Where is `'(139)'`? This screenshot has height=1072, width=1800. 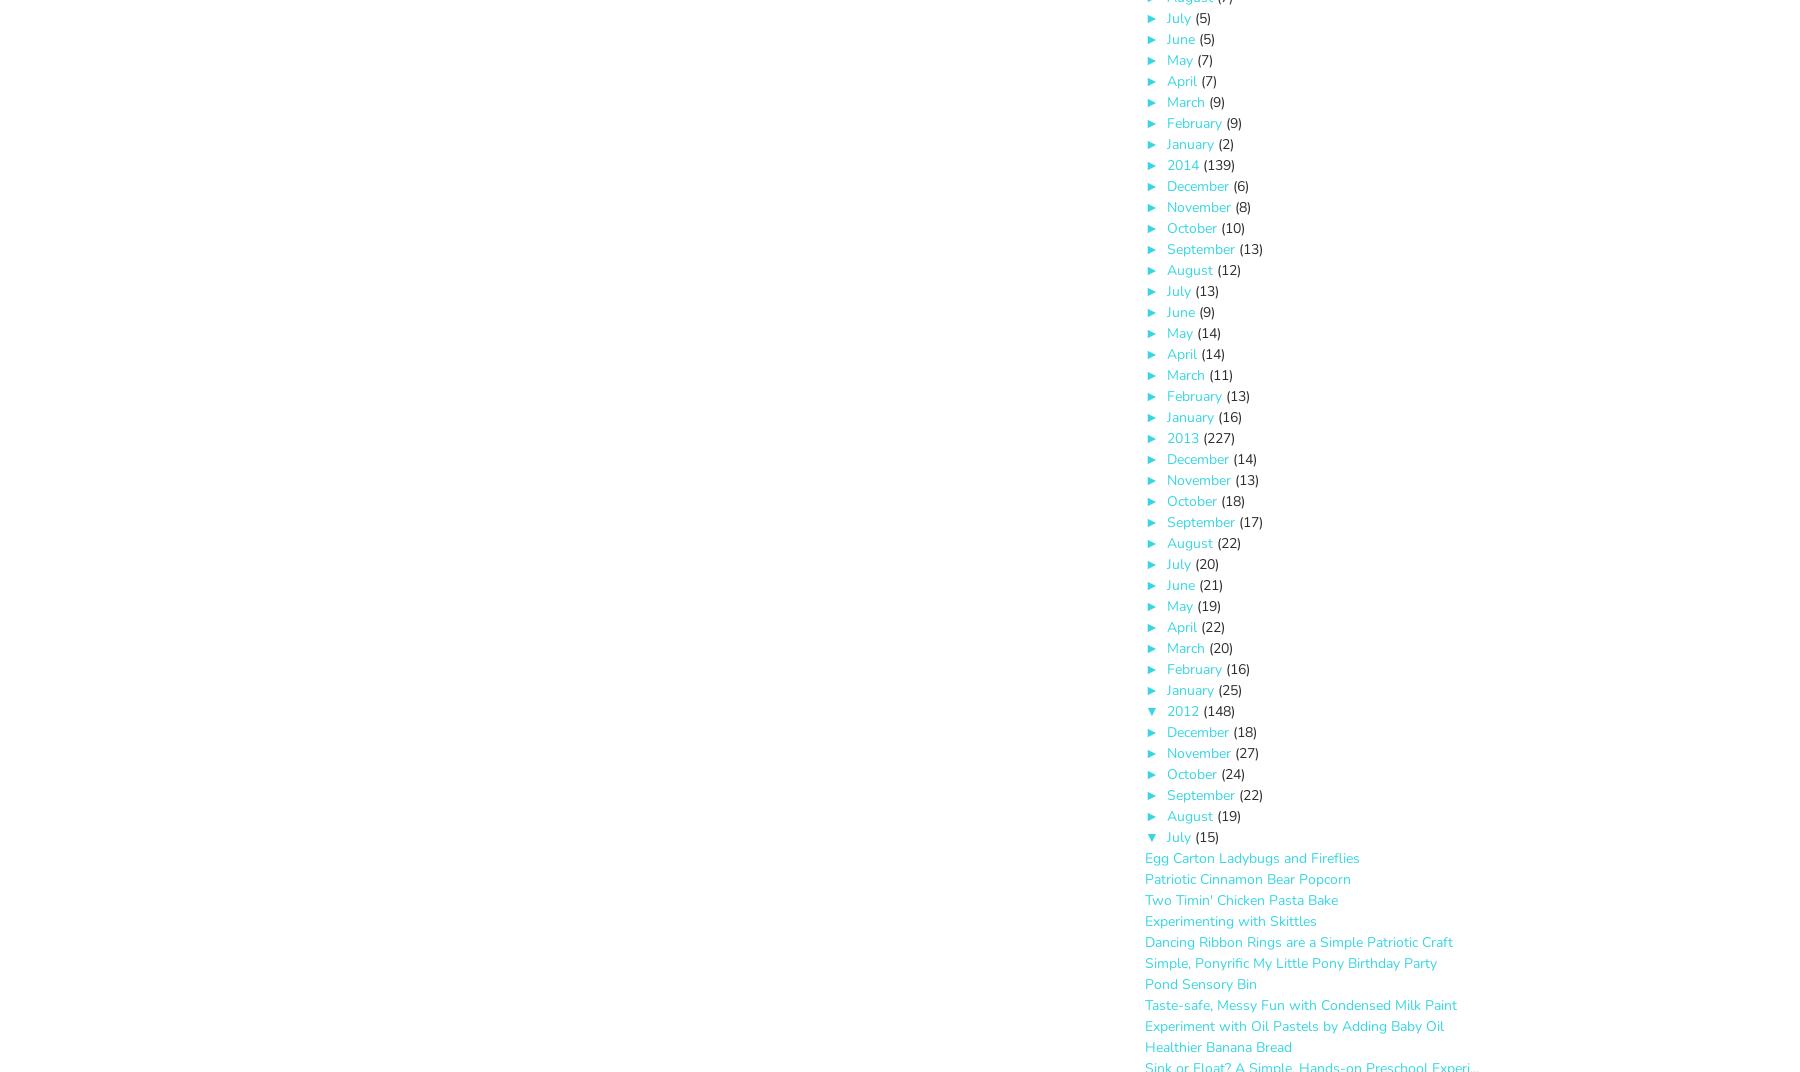
'(139)' is located at coordinates (1217, 164).